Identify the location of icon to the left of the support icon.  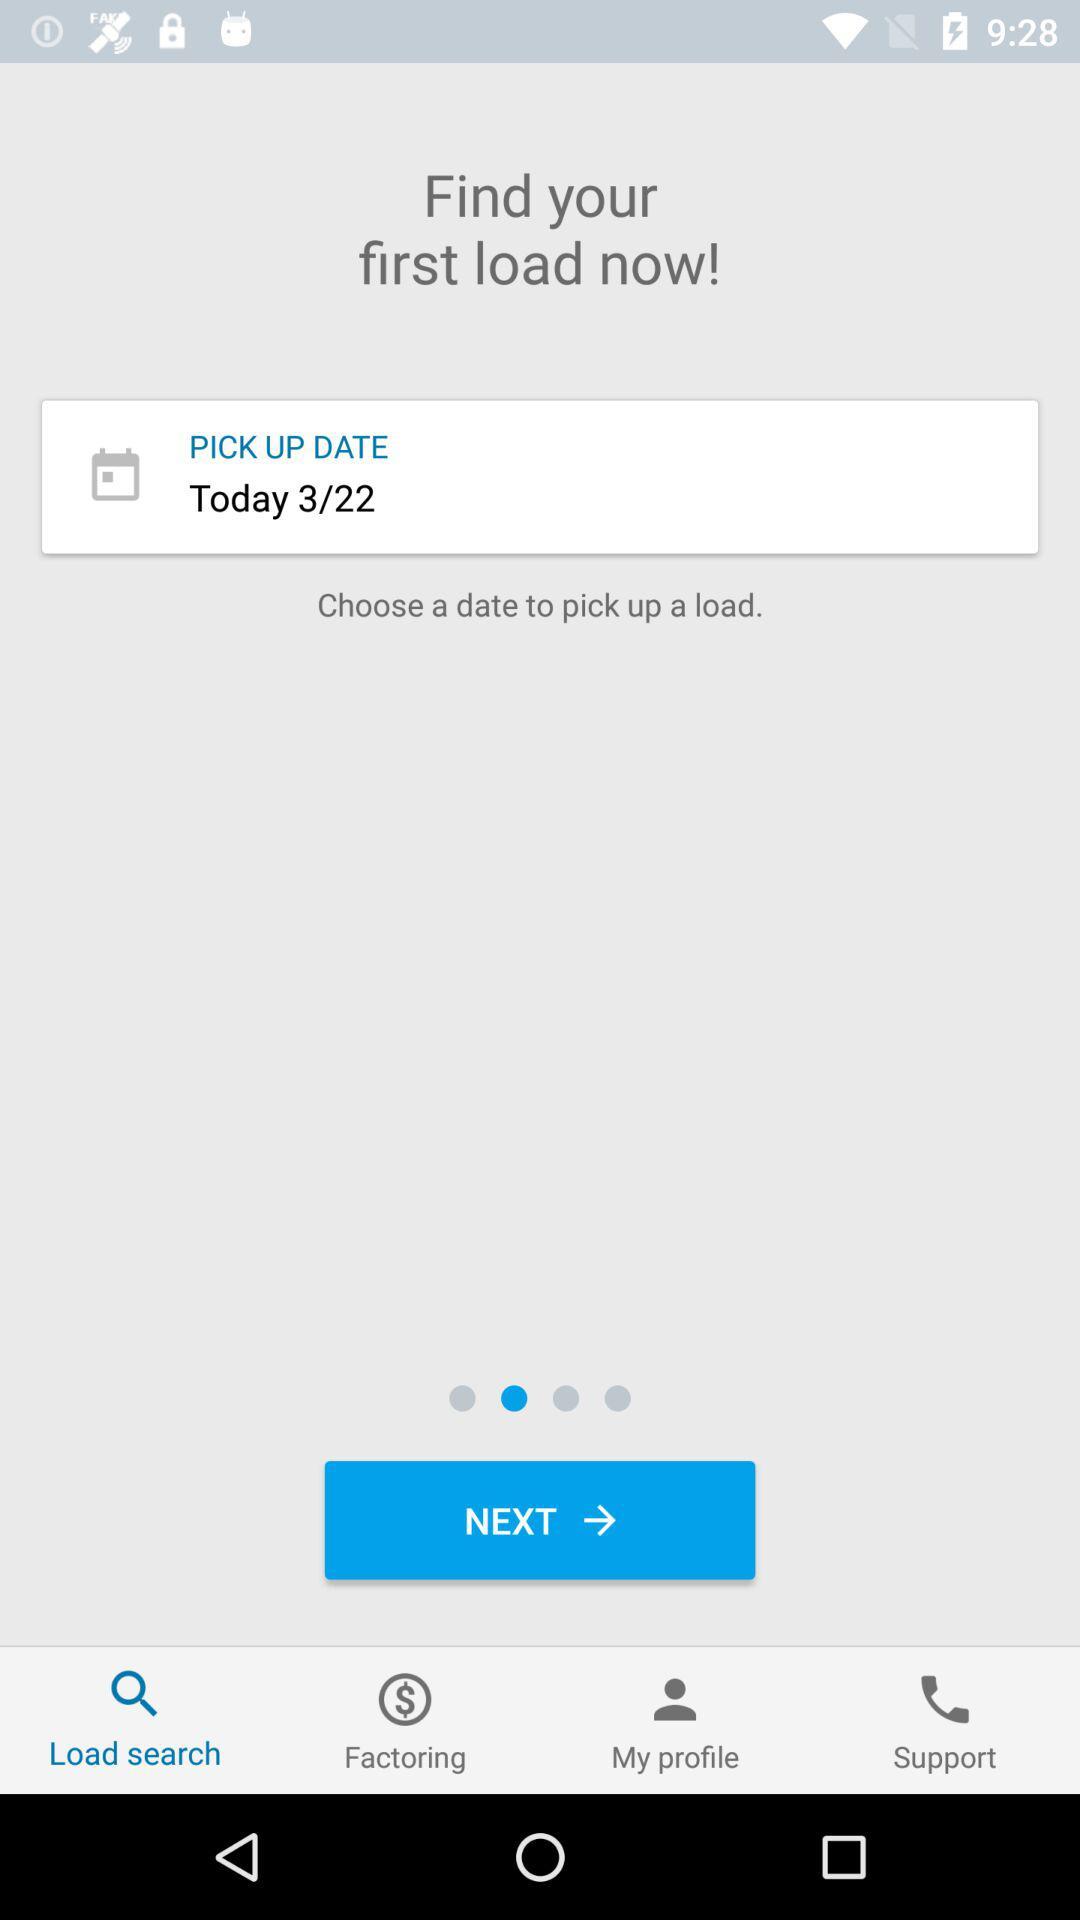
(675, 1719).